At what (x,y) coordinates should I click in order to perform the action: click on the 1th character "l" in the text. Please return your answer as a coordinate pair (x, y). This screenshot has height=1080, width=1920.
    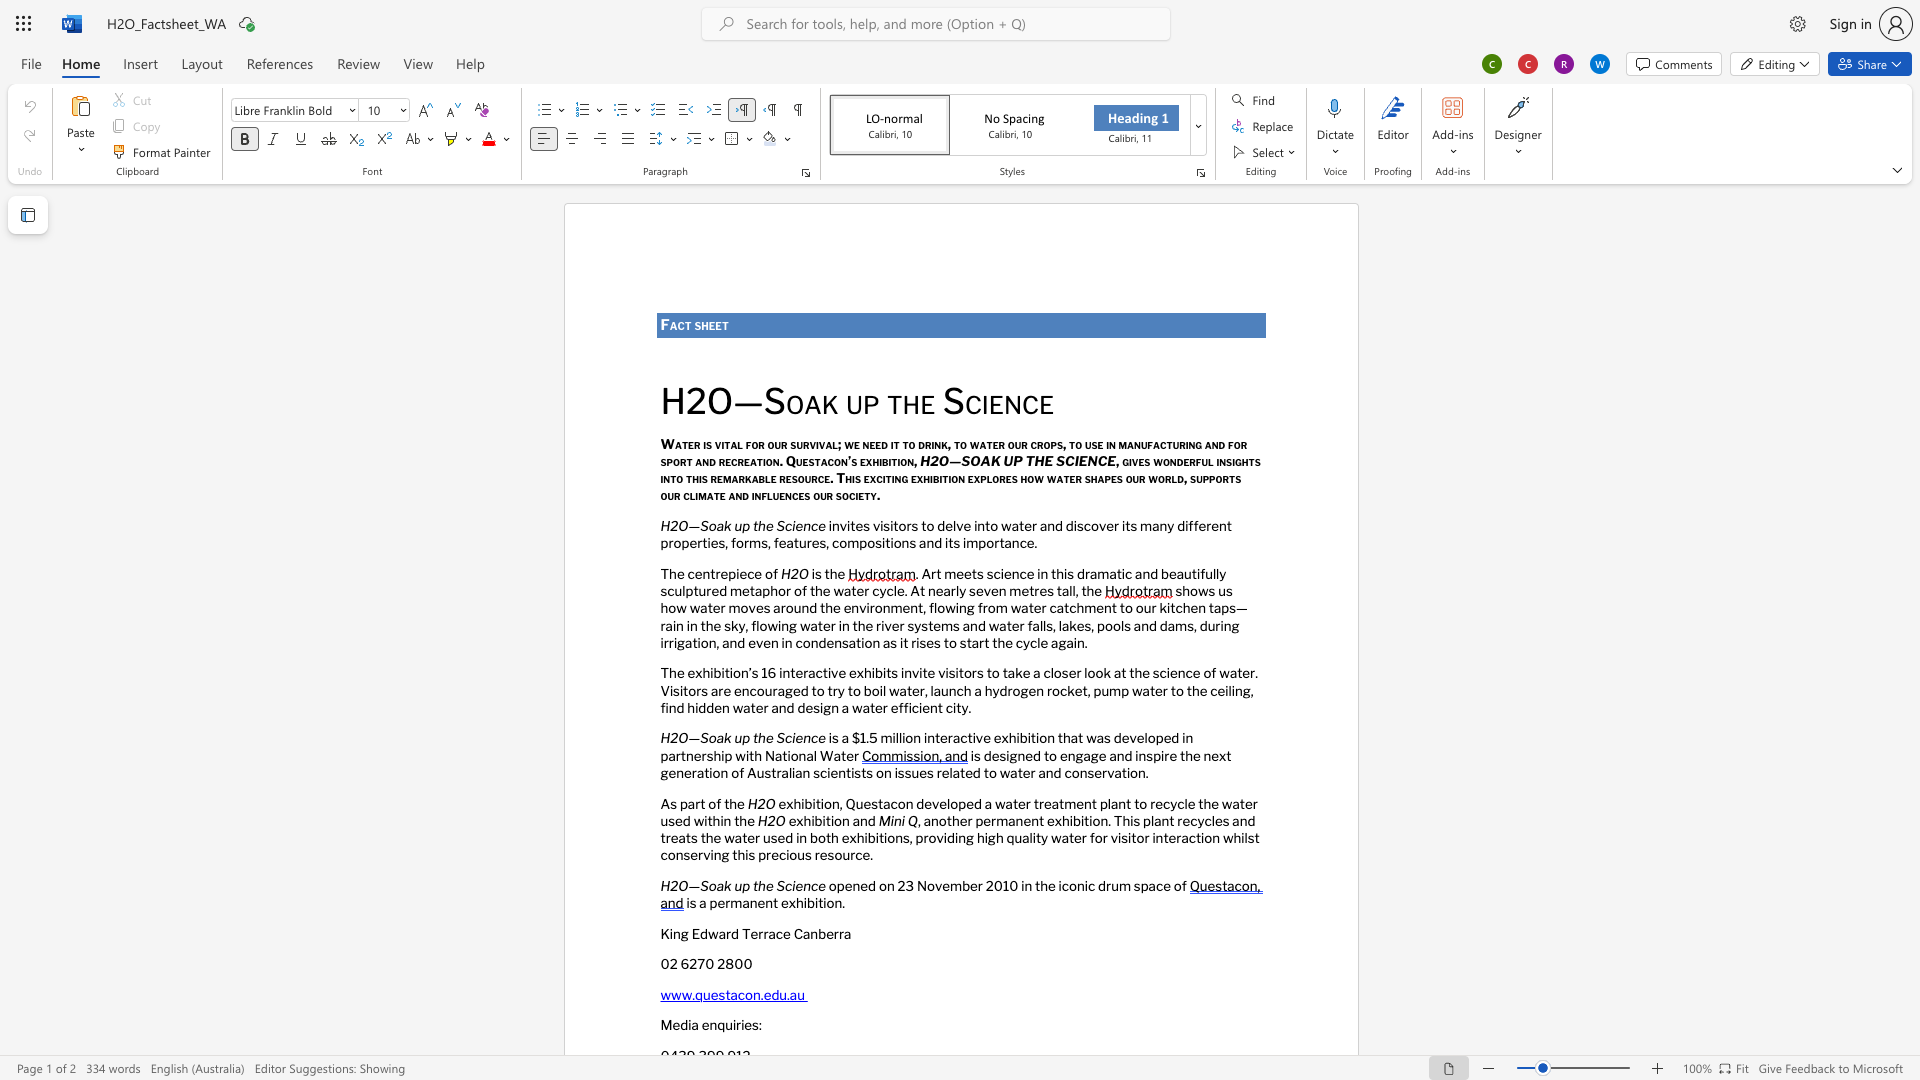
    Looking at the image, I should click on (768, 495).